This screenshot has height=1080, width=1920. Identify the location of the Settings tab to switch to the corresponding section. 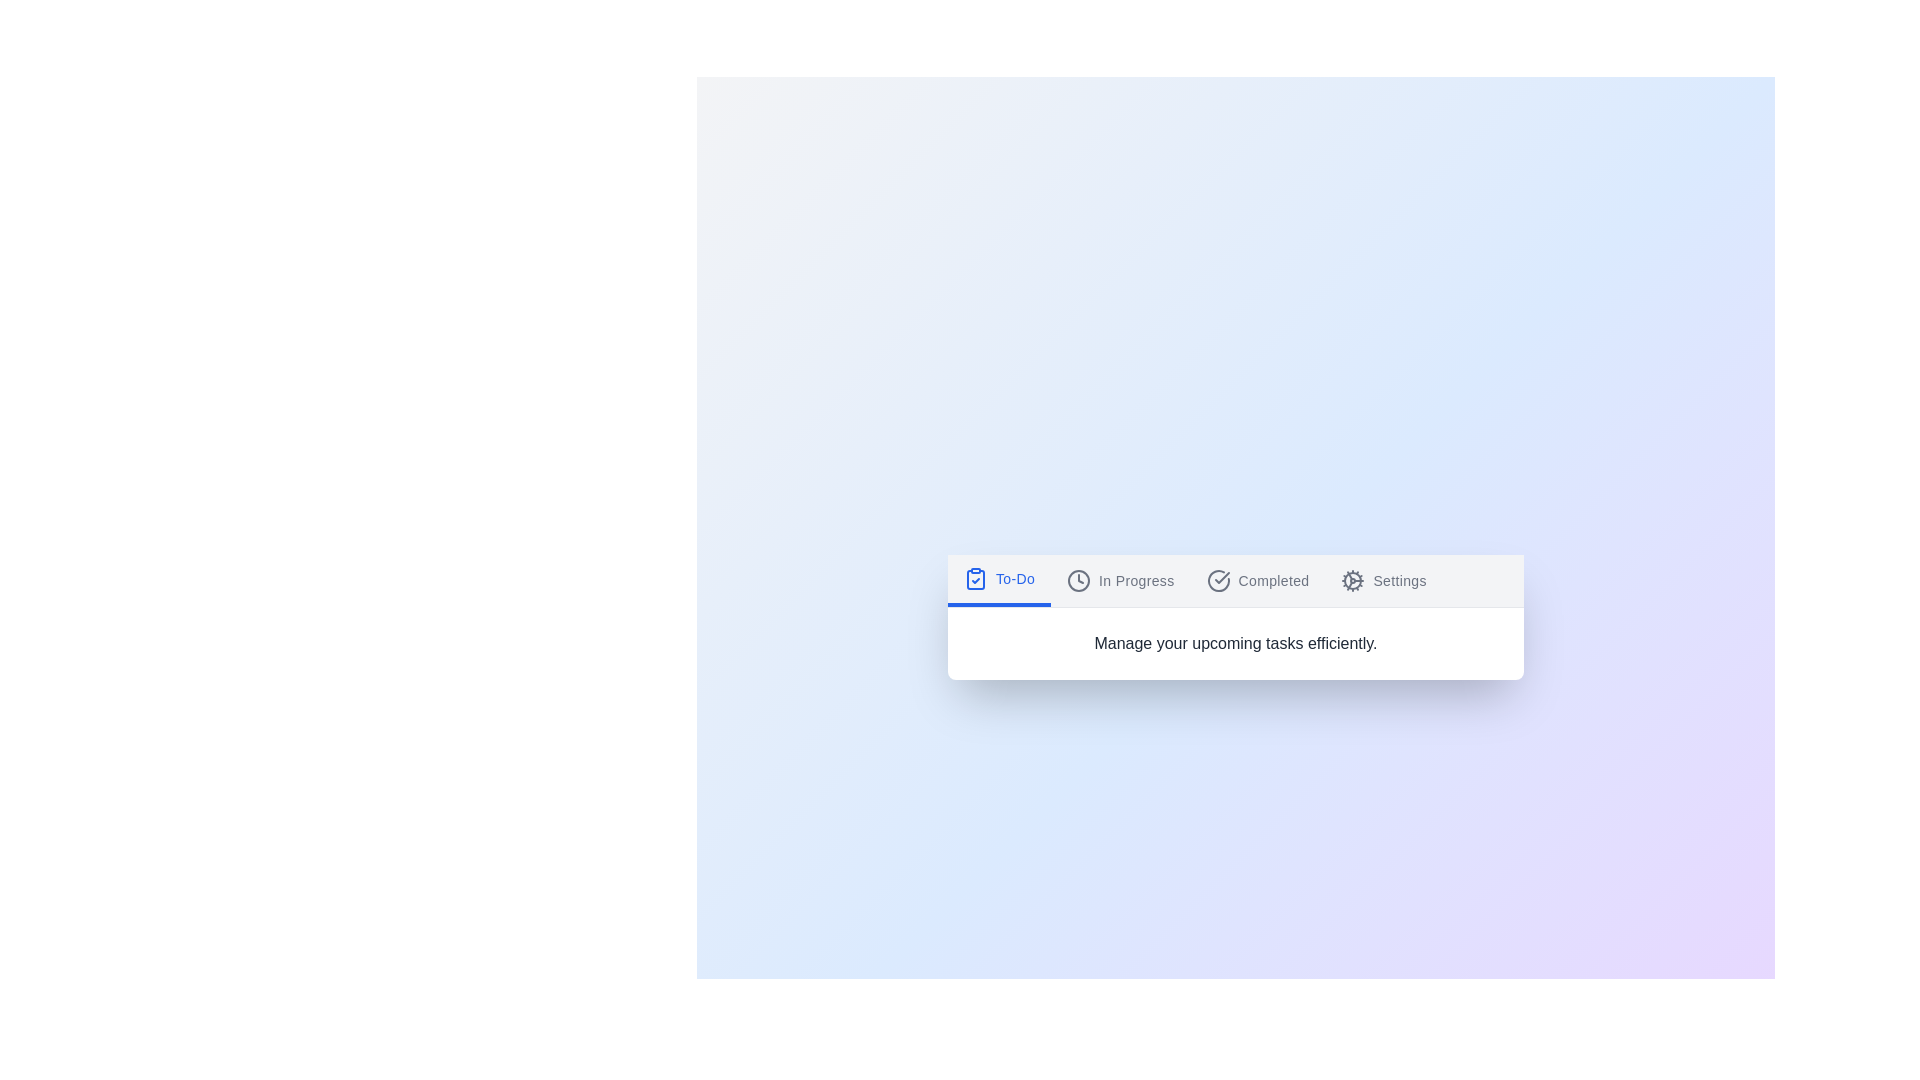
(1383, 580).